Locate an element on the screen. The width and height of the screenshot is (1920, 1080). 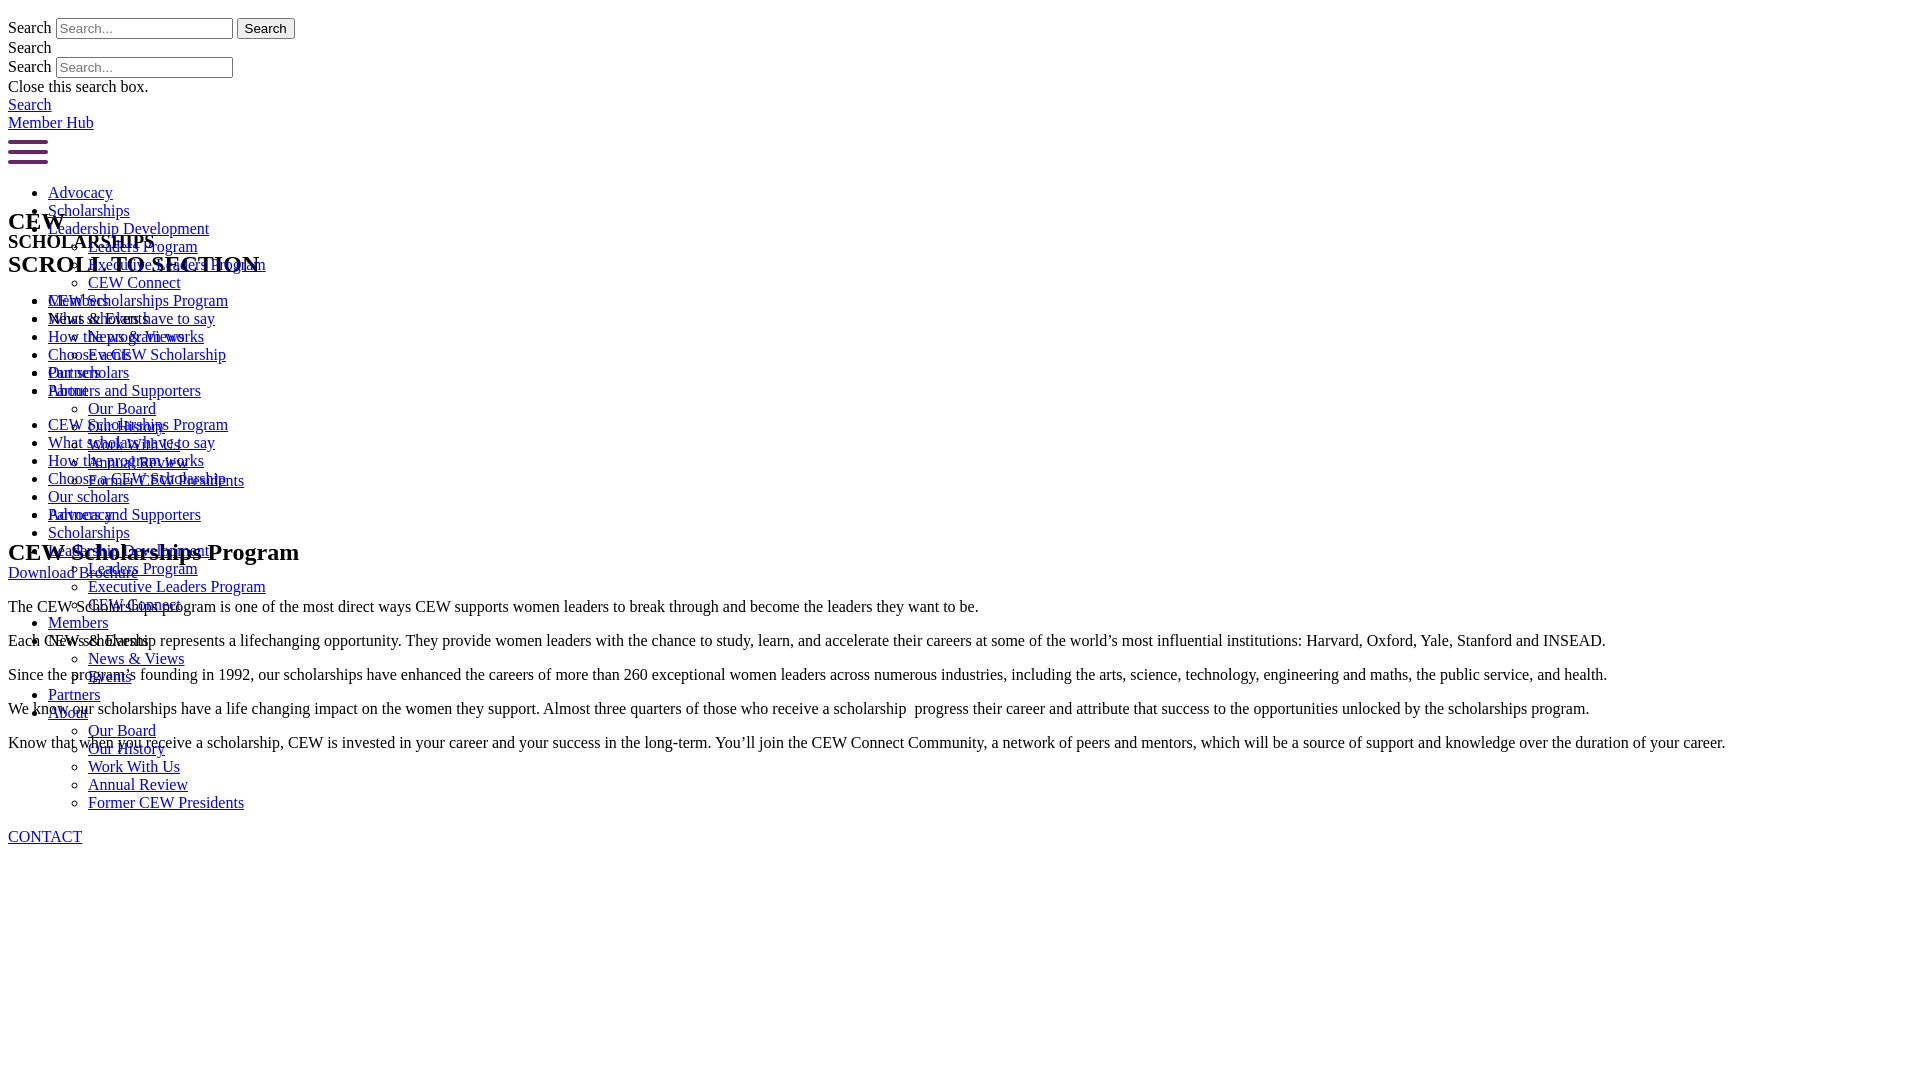
'Leaders Program' is located at coordinates (142, 568).